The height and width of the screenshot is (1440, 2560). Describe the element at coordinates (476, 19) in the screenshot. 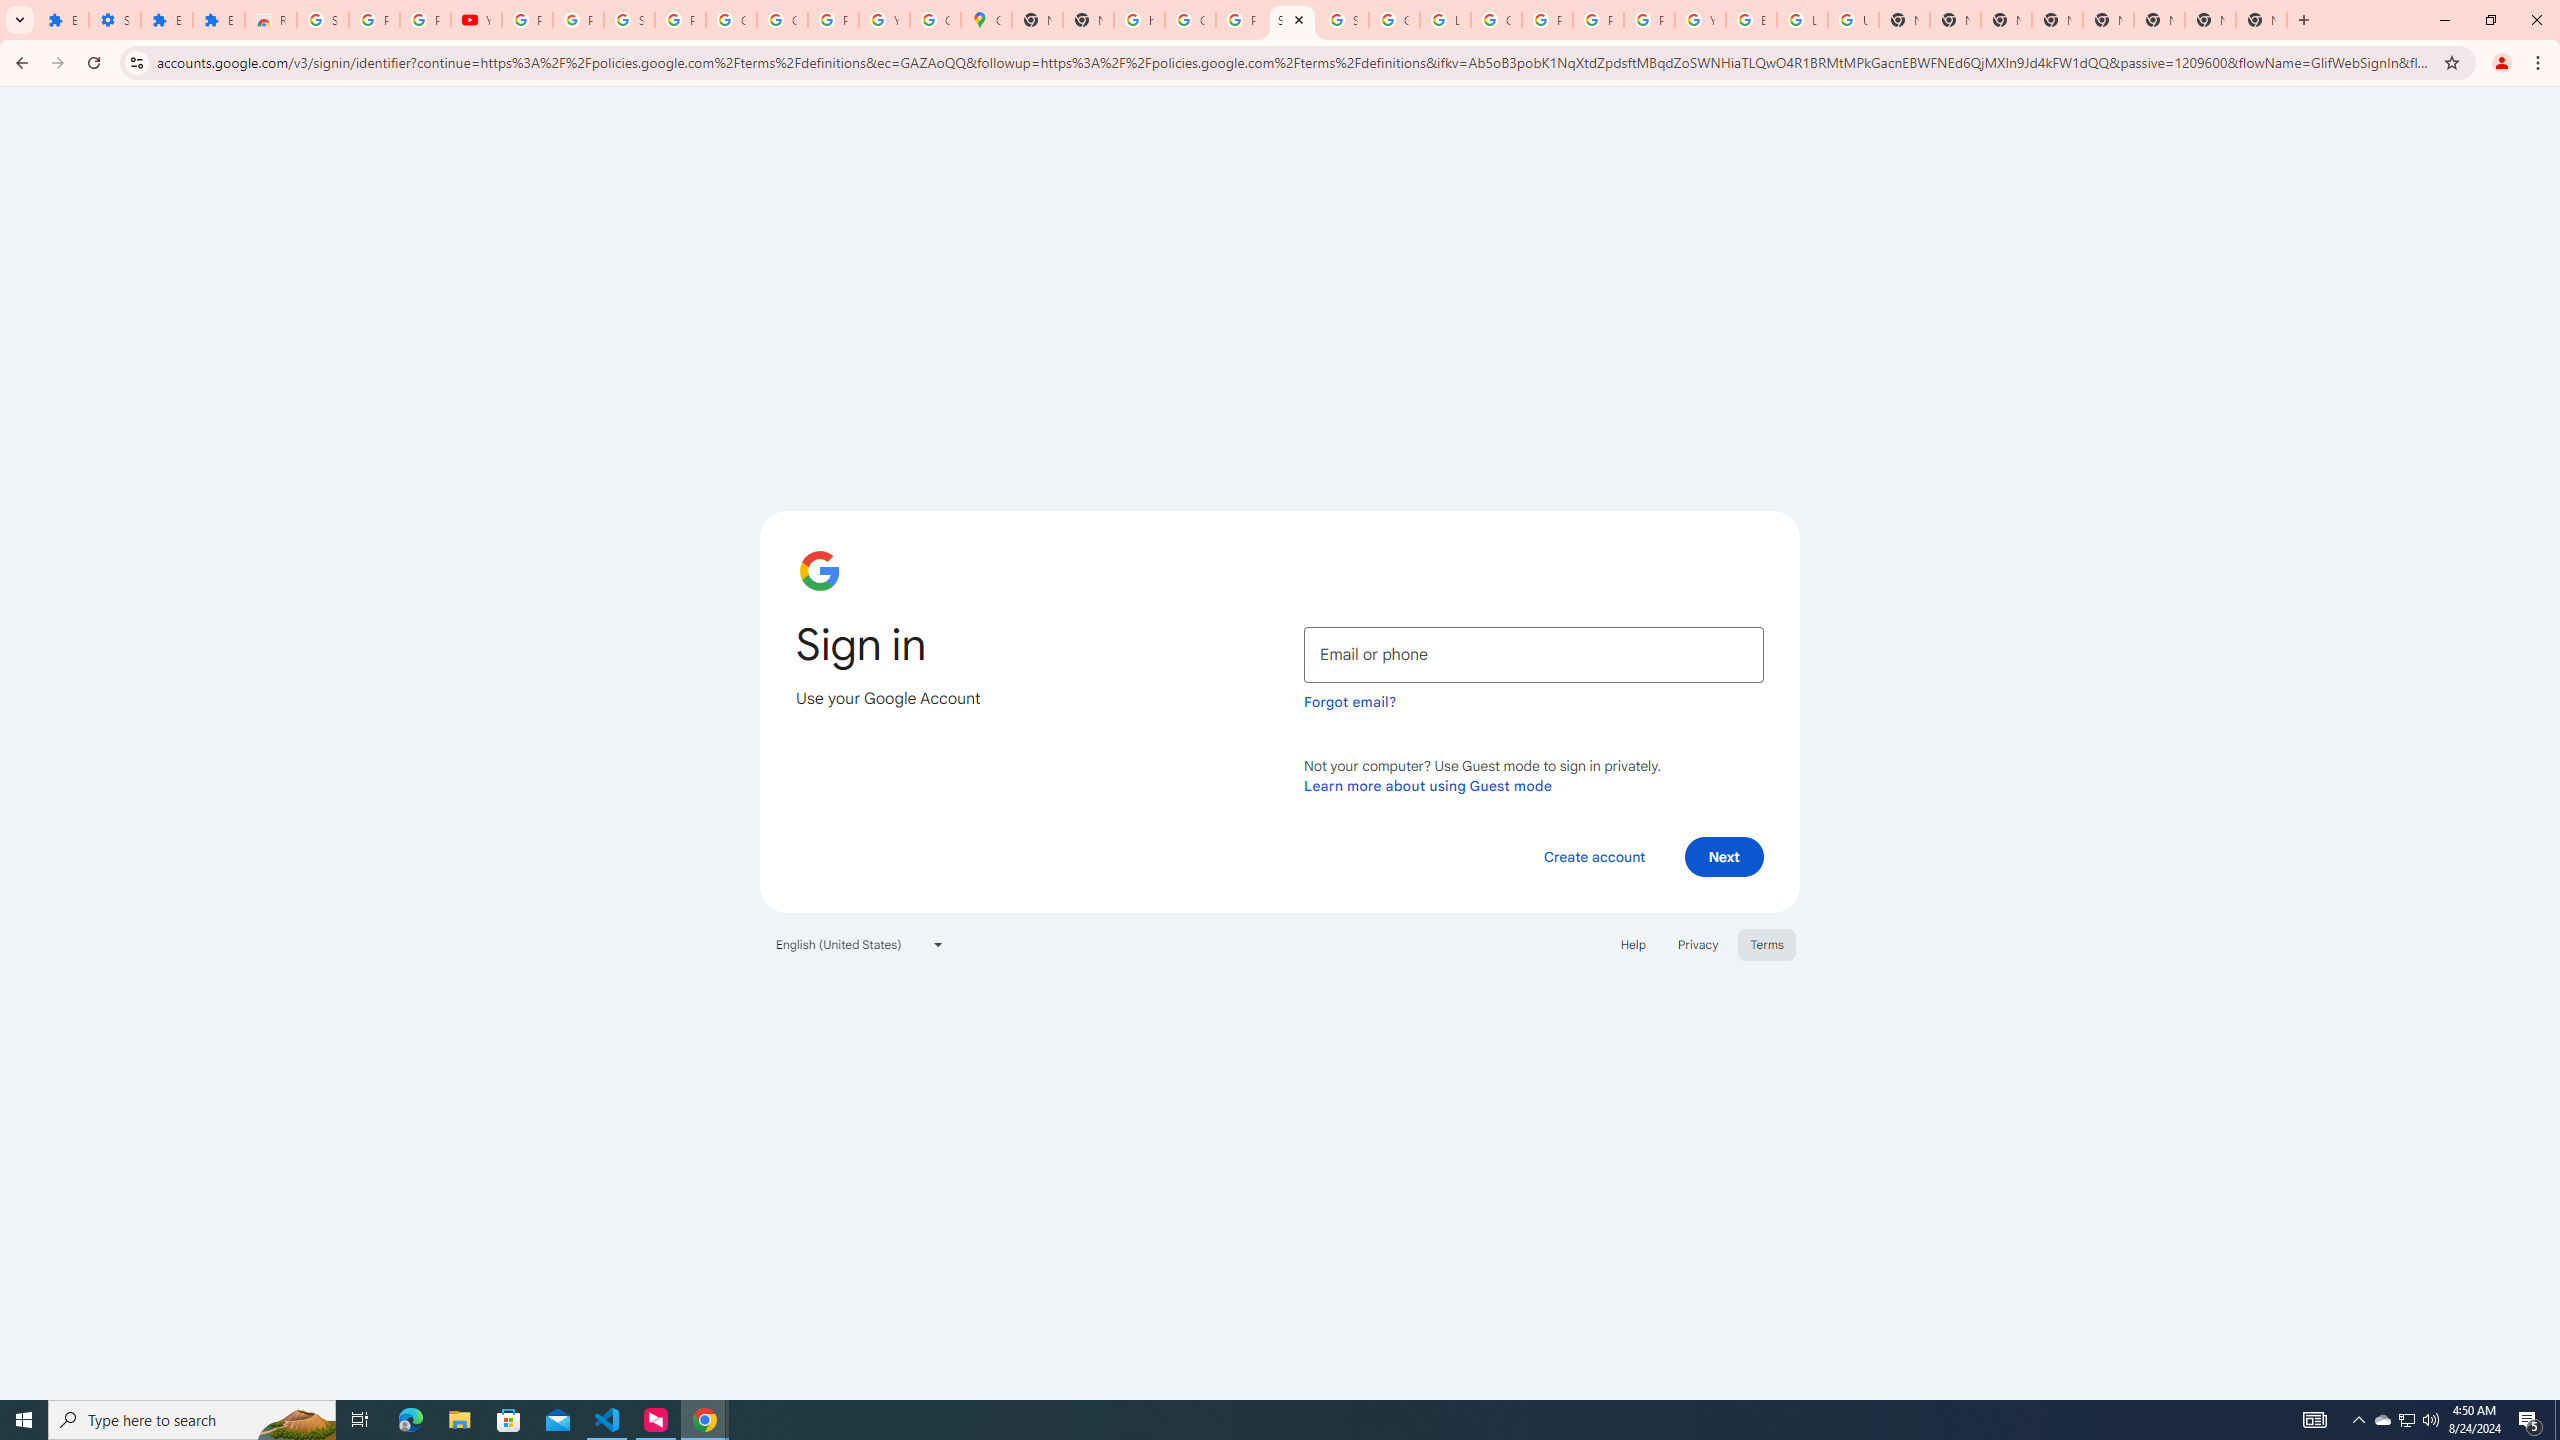

I see `'YouTube'` at that location.